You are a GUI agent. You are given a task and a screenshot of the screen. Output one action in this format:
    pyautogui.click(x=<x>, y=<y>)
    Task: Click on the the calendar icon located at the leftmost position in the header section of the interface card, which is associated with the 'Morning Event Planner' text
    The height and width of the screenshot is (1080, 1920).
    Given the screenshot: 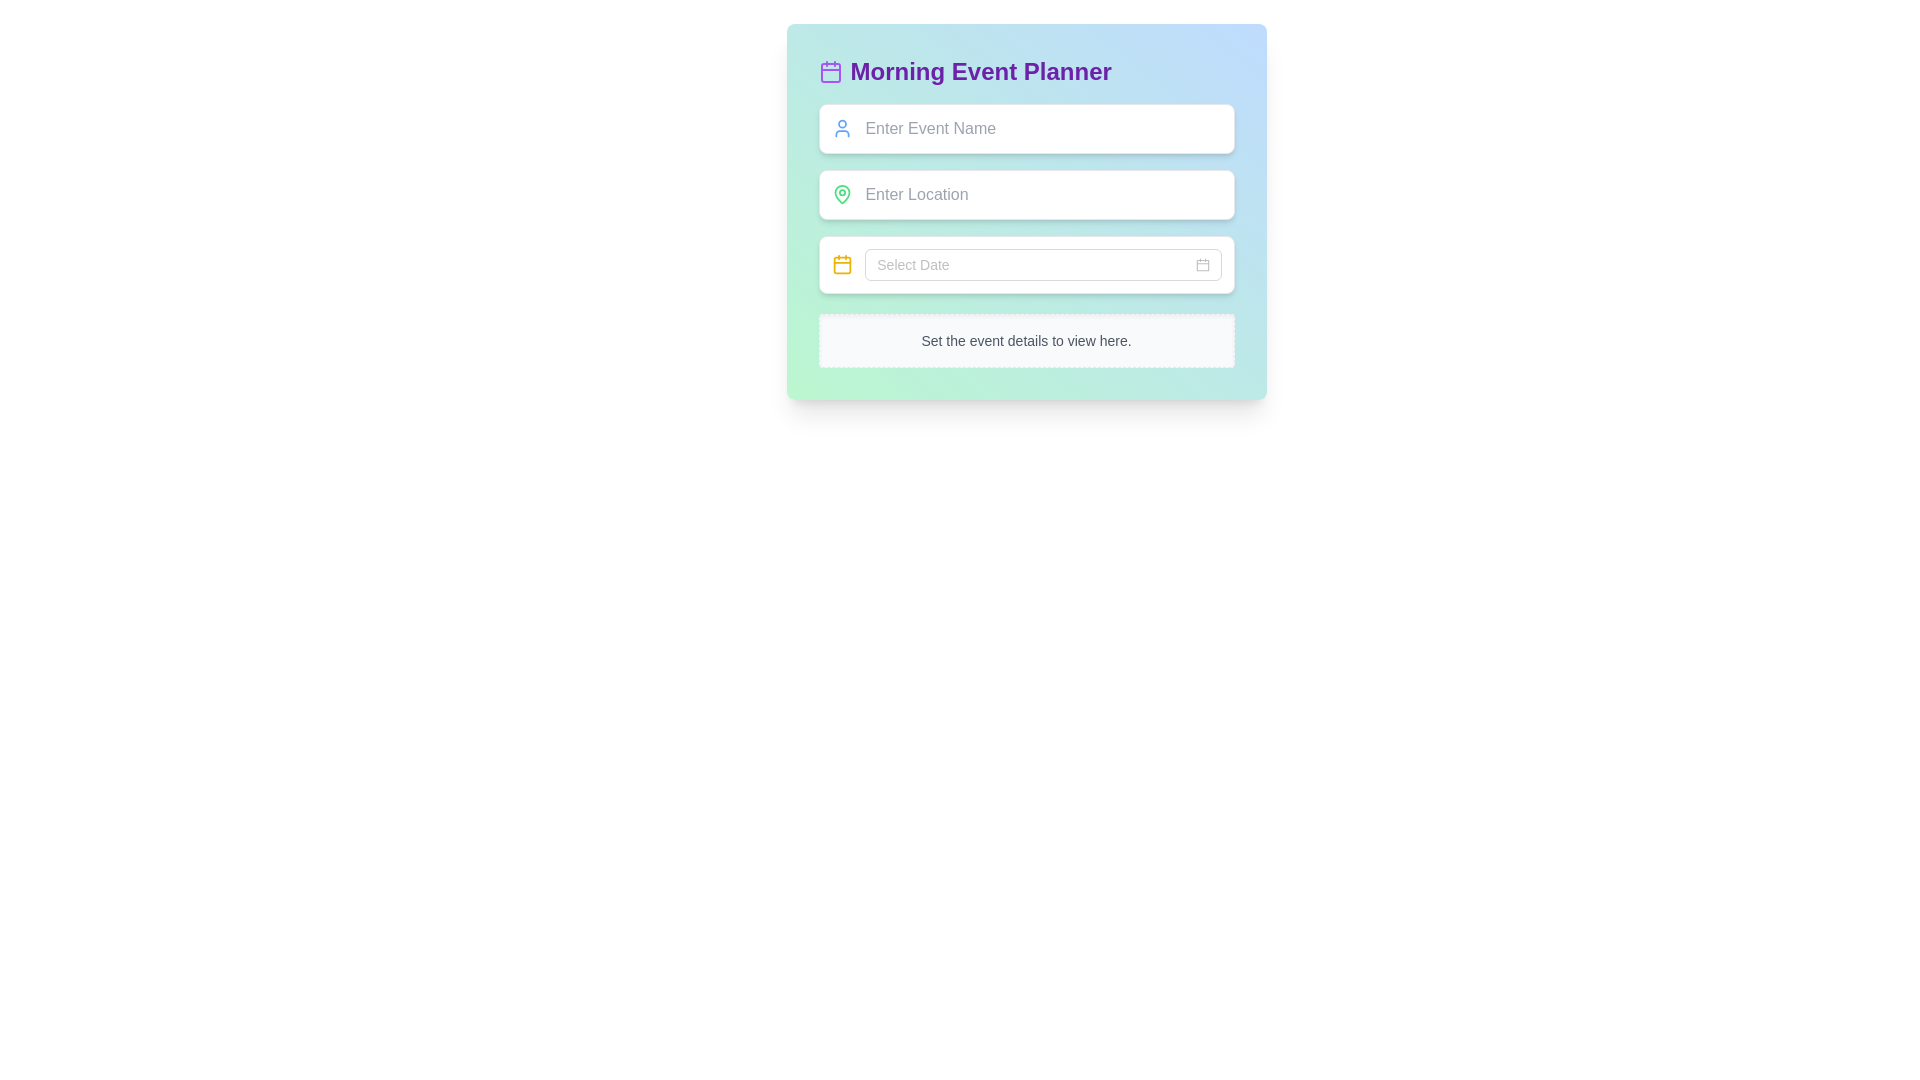 What is the action you would take?
    pyautogui.click(x=830, y=71)
    